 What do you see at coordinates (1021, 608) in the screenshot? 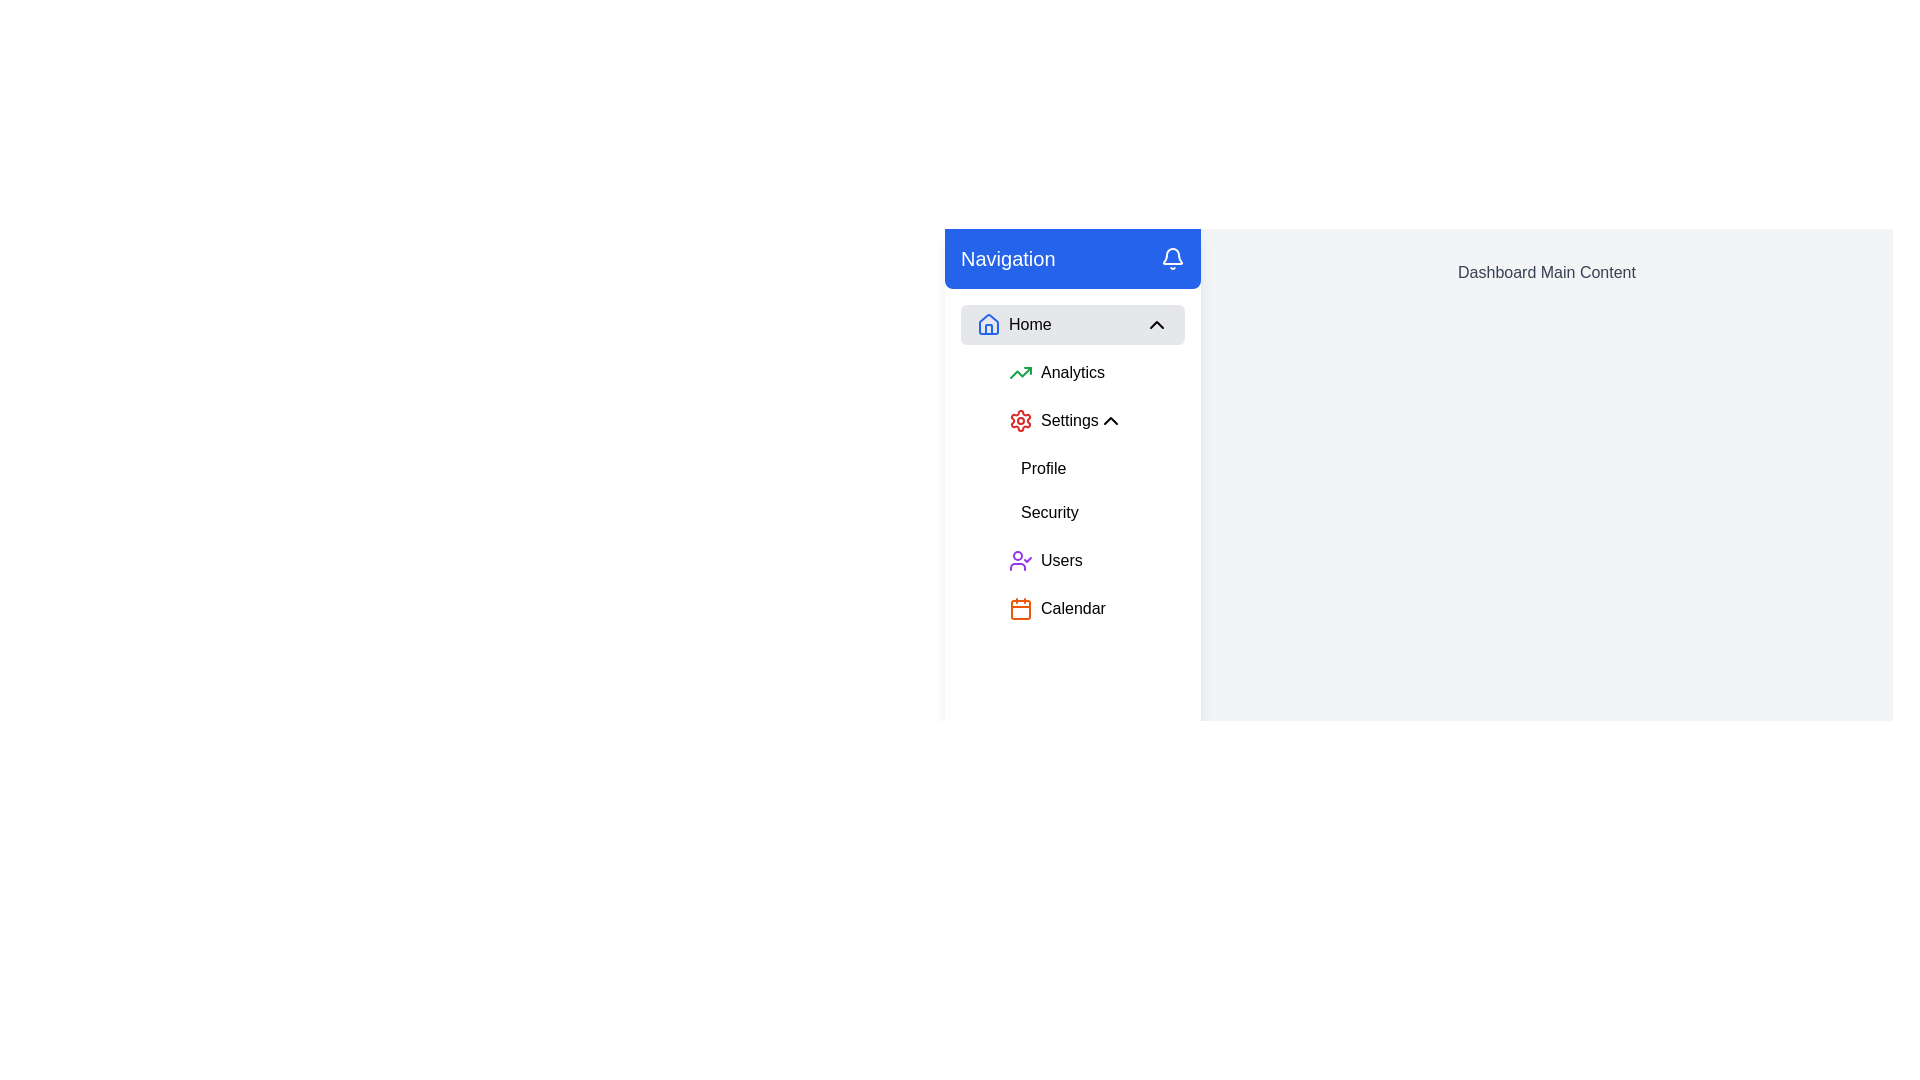
I see `the calendar icon located in the bottom-most menu item of the left side navigation` at bounding box center [1021, 608].